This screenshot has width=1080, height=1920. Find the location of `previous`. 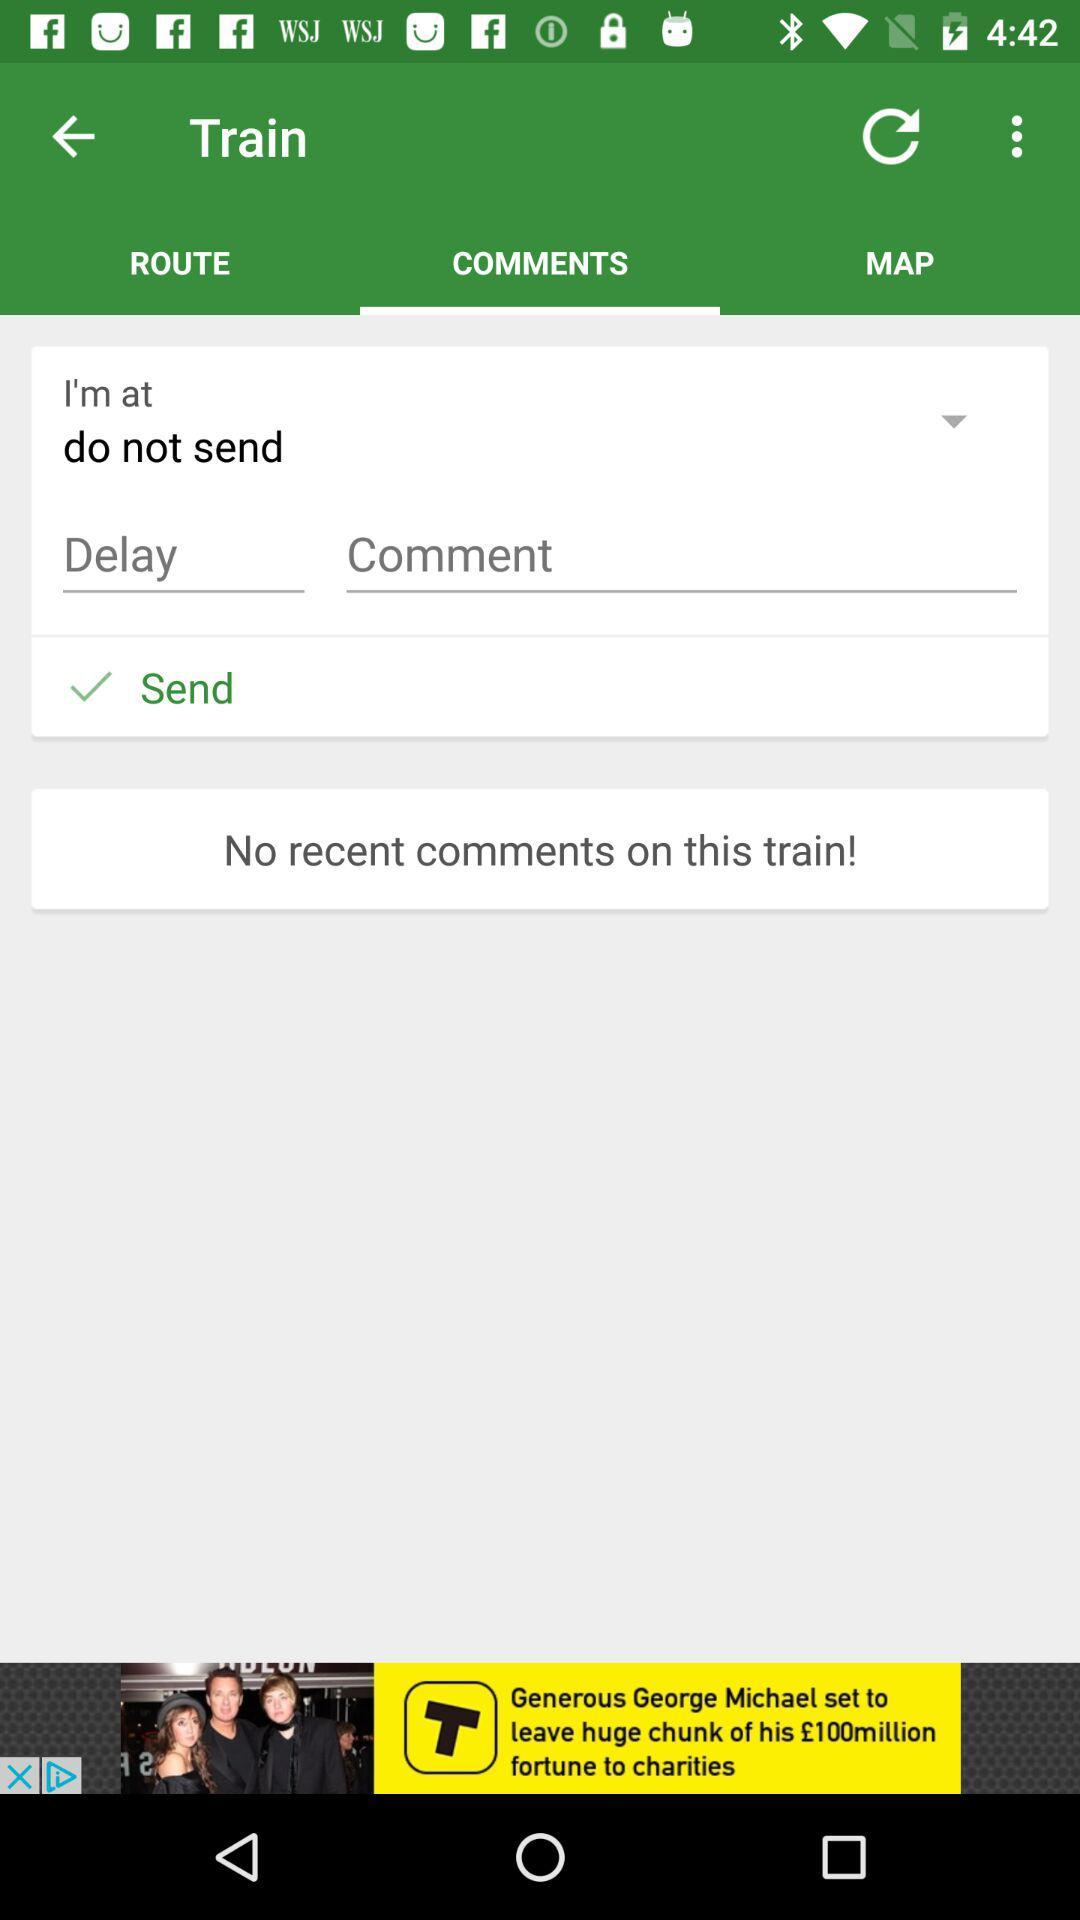

previous is located at coordinates (88, 135).